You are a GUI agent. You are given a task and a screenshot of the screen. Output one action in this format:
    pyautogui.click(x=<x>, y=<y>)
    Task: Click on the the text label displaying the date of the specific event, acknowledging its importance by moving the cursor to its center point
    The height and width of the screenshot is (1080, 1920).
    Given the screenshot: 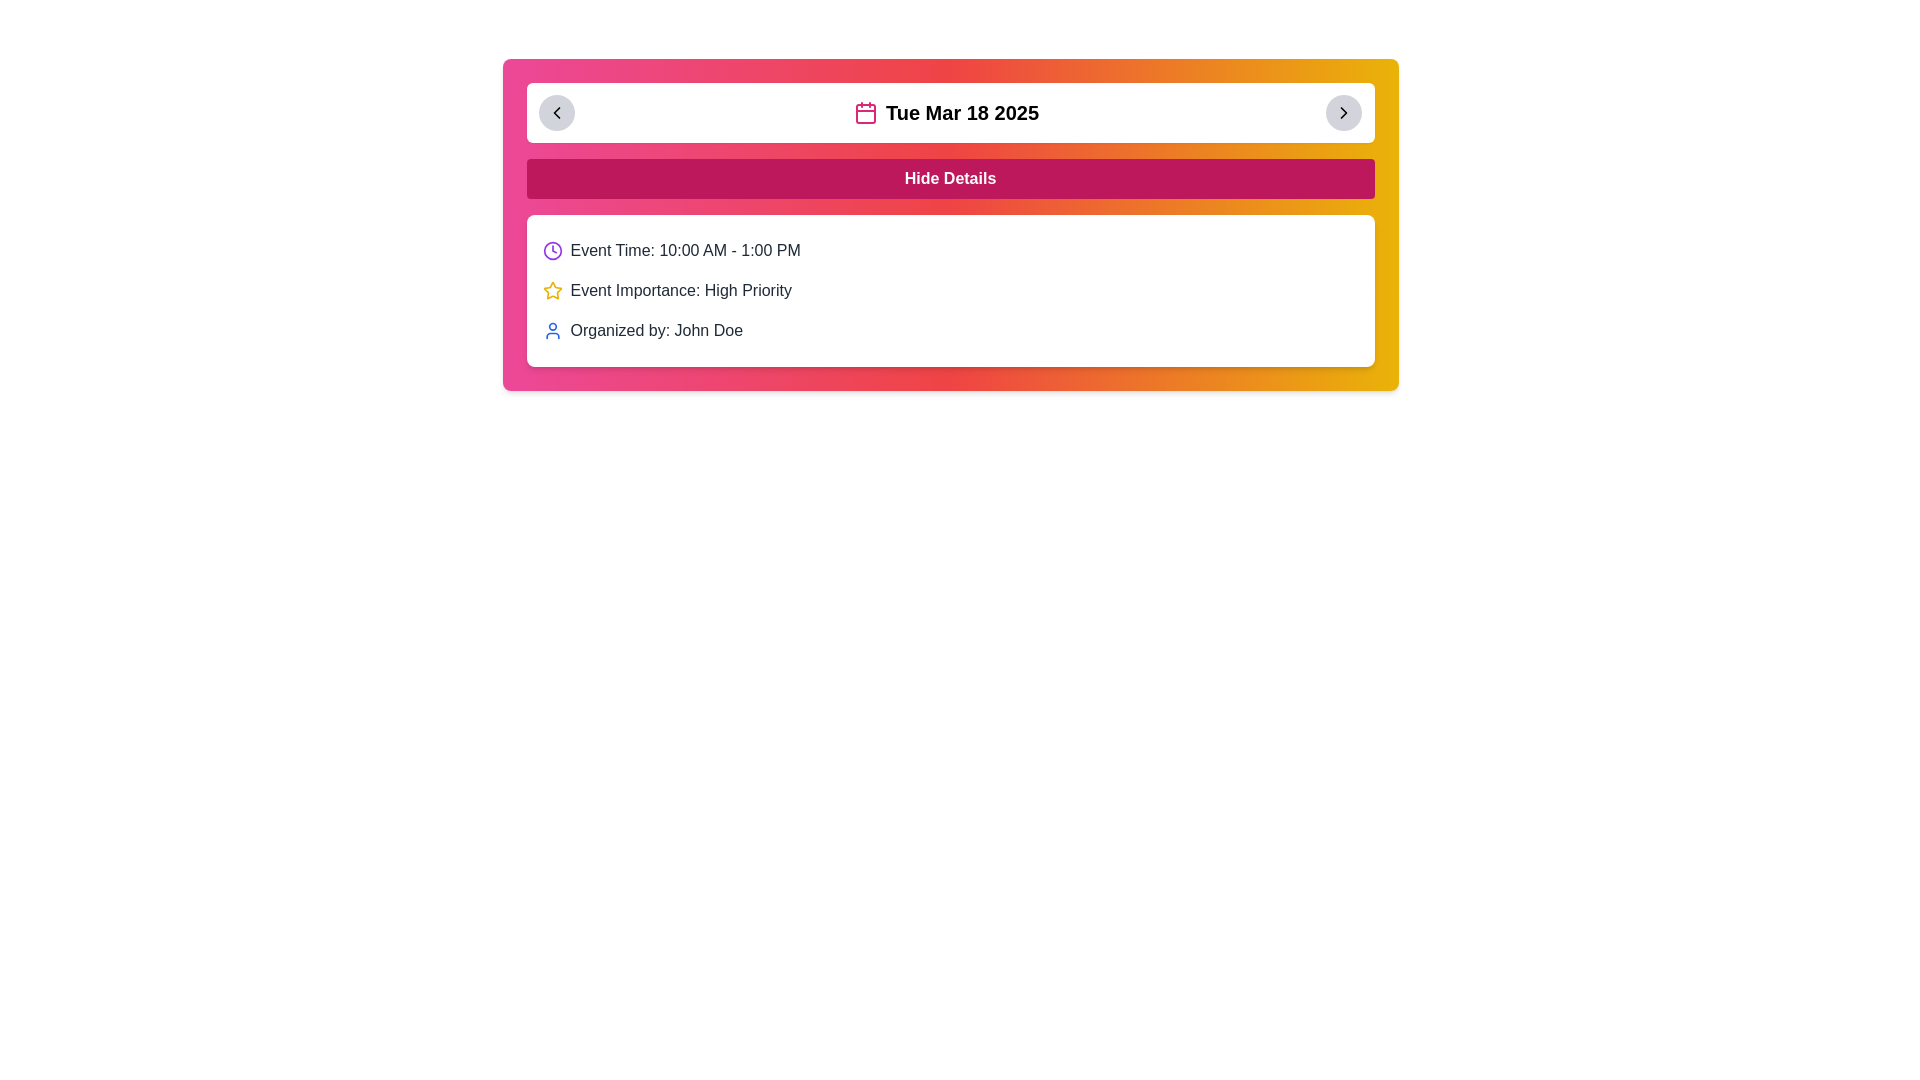 What is the action you would take?
    pyautogui.click(x=962, y=112)
    